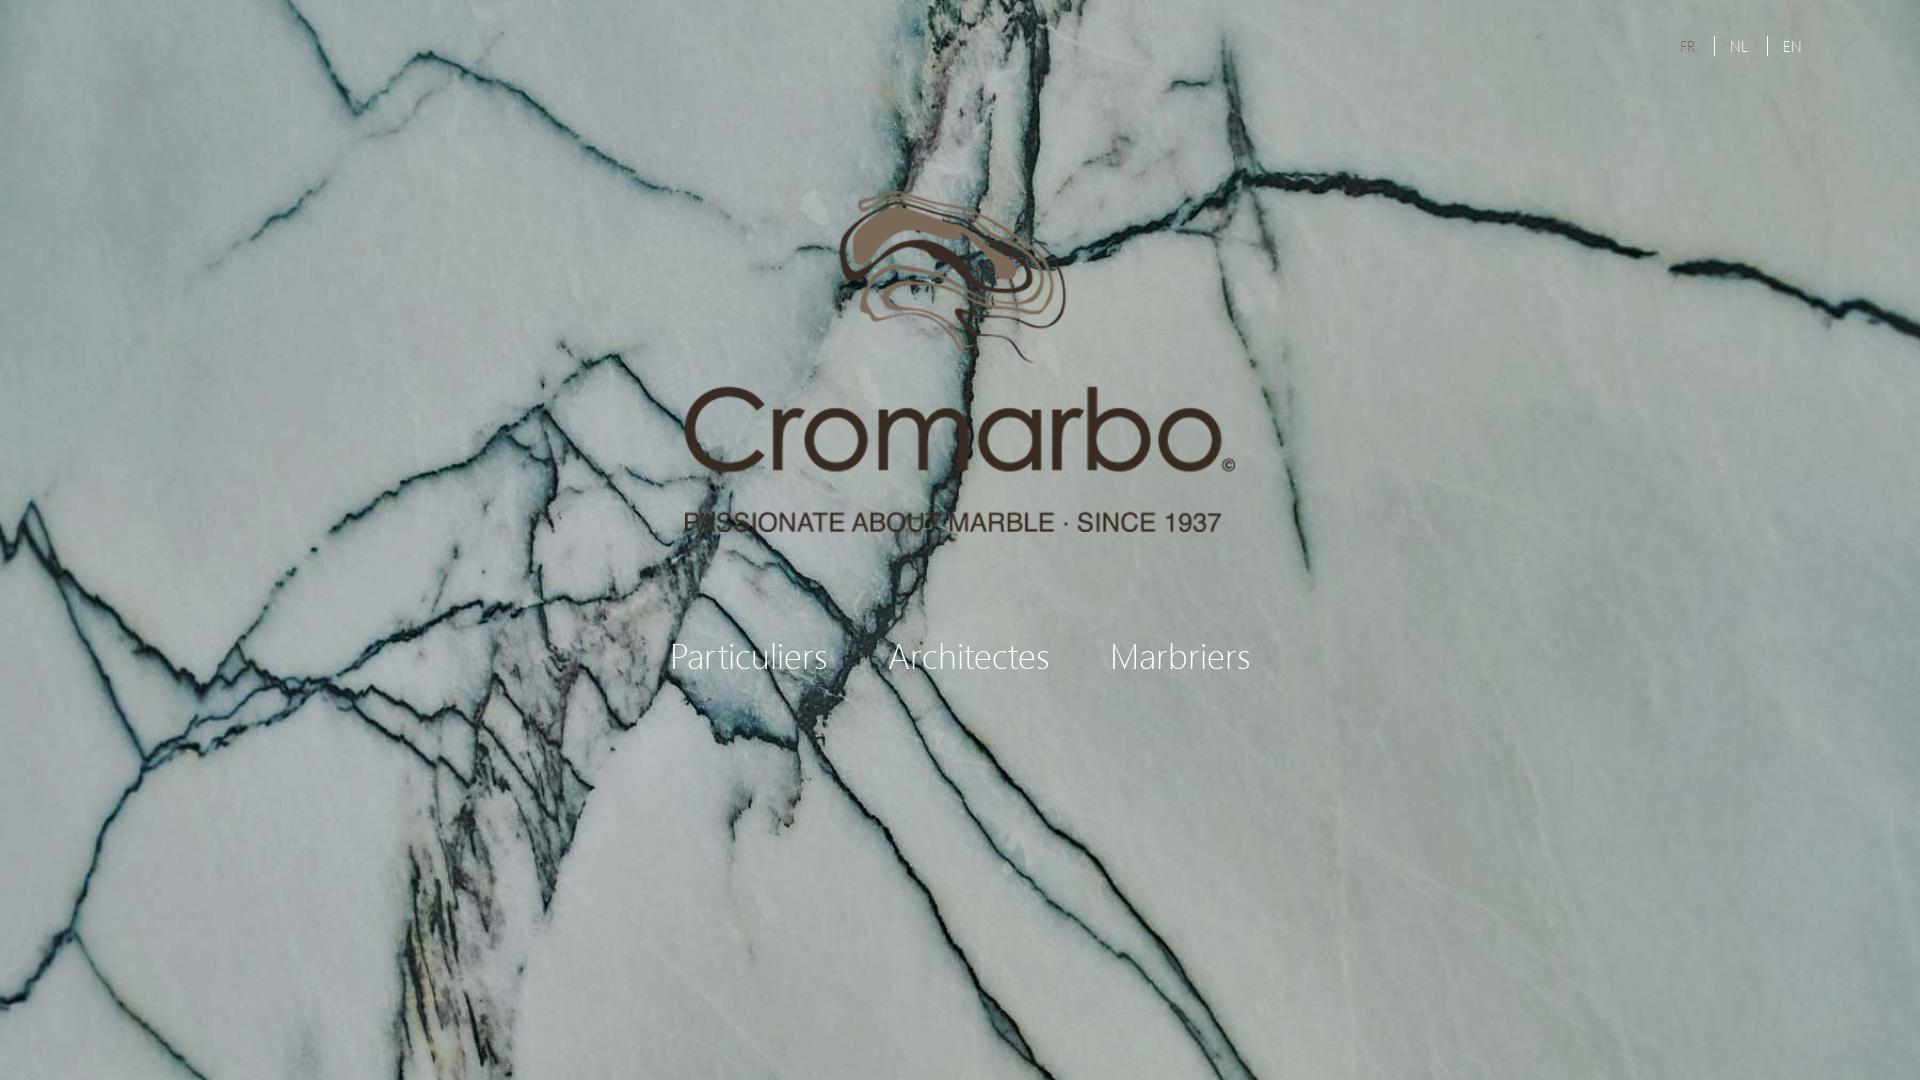 The height and width of the screenshot is (1080, 1920). I want to click on 'FR', so click(1686, 45).